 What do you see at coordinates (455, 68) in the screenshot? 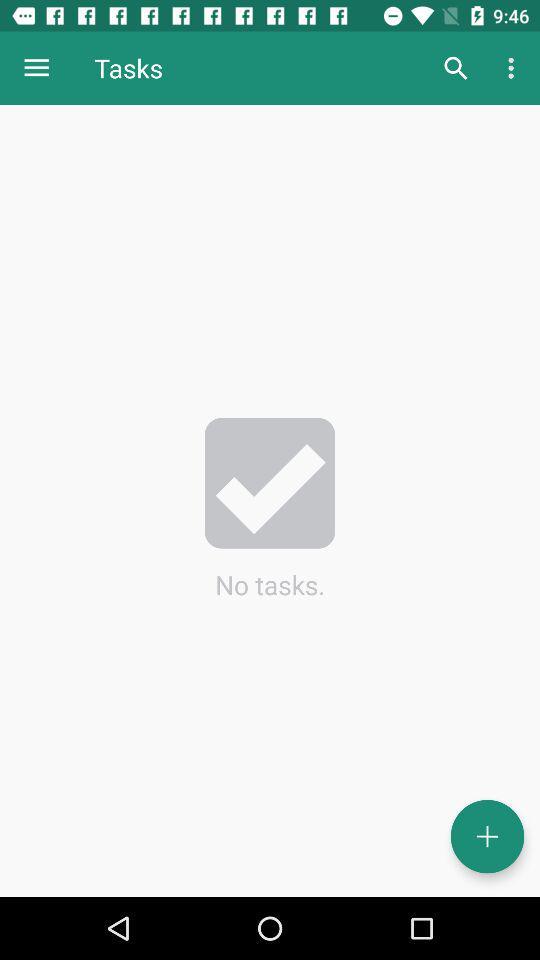
I see `the icon to the right of tasks item` at bounding box center [455, 68].